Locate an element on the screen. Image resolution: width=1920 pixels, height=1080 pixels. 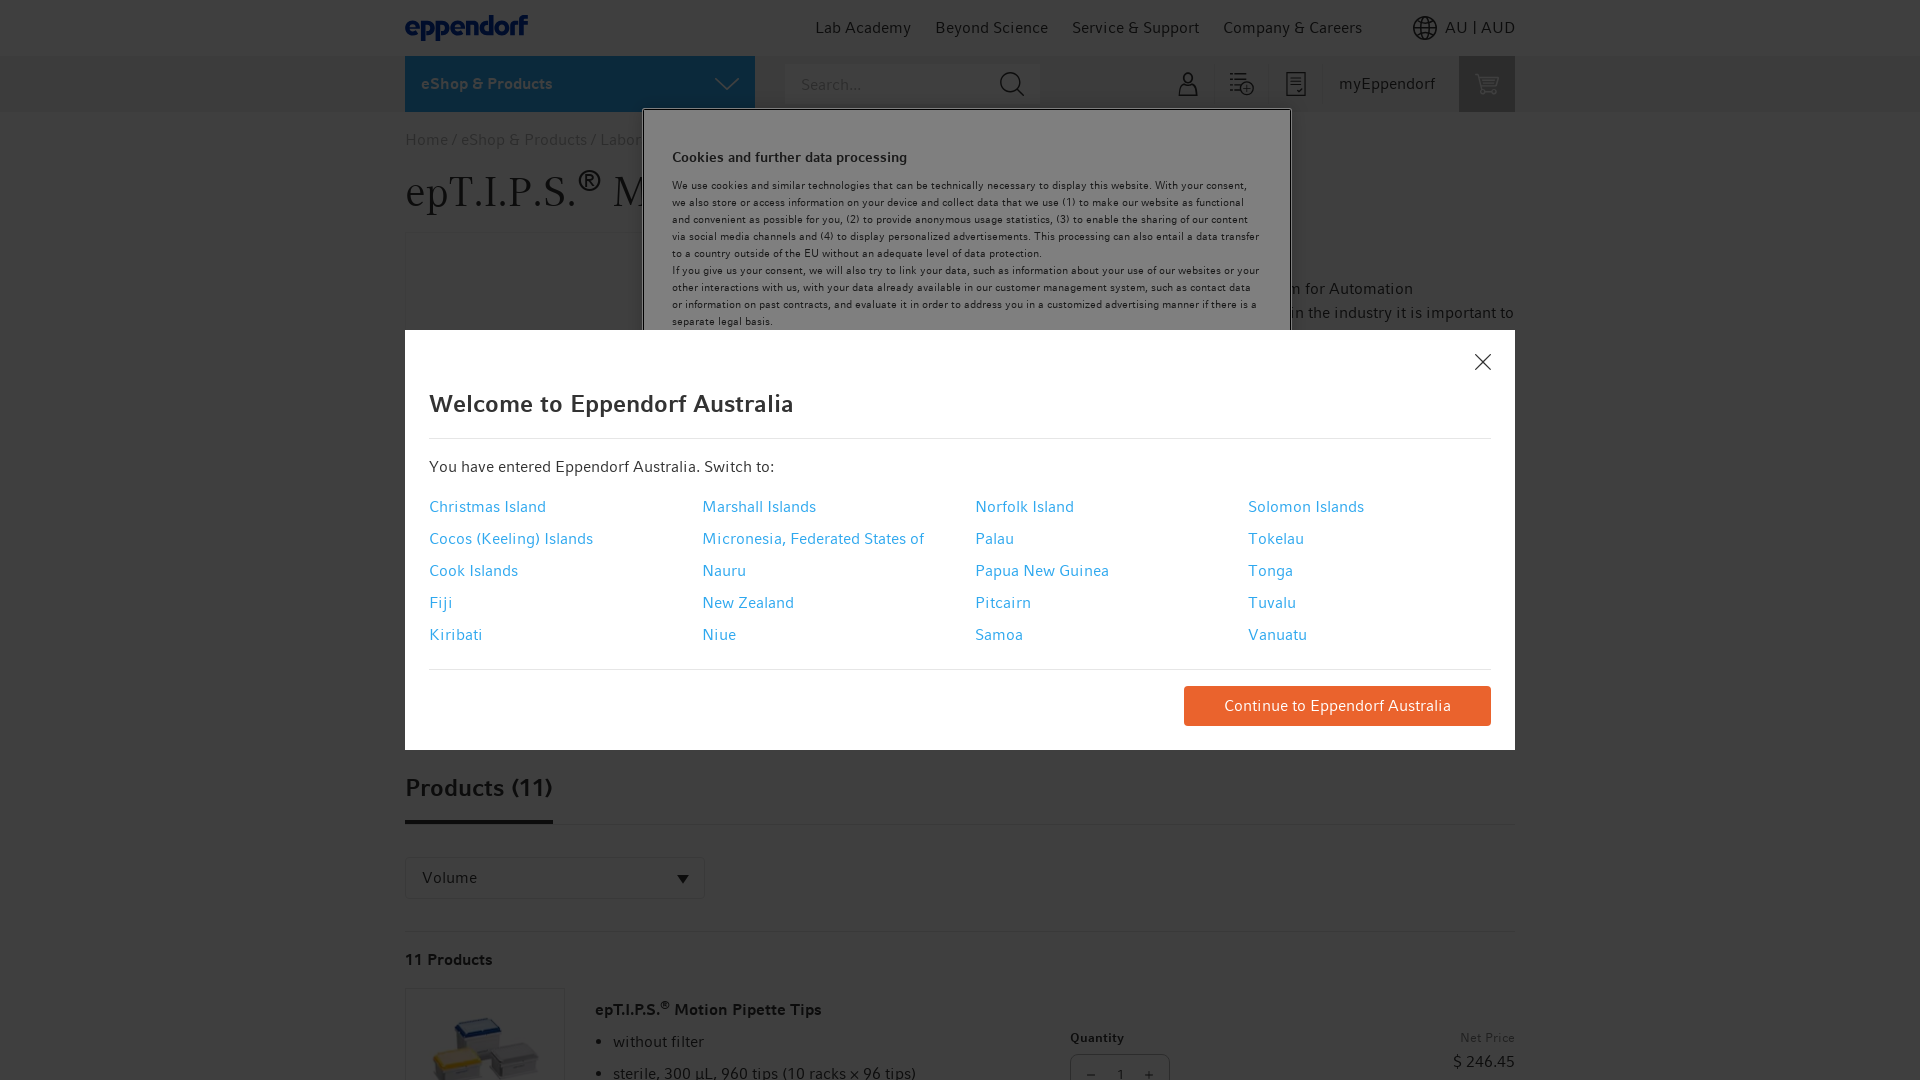
'Lab Academy' is located at coordinates (863, 27).